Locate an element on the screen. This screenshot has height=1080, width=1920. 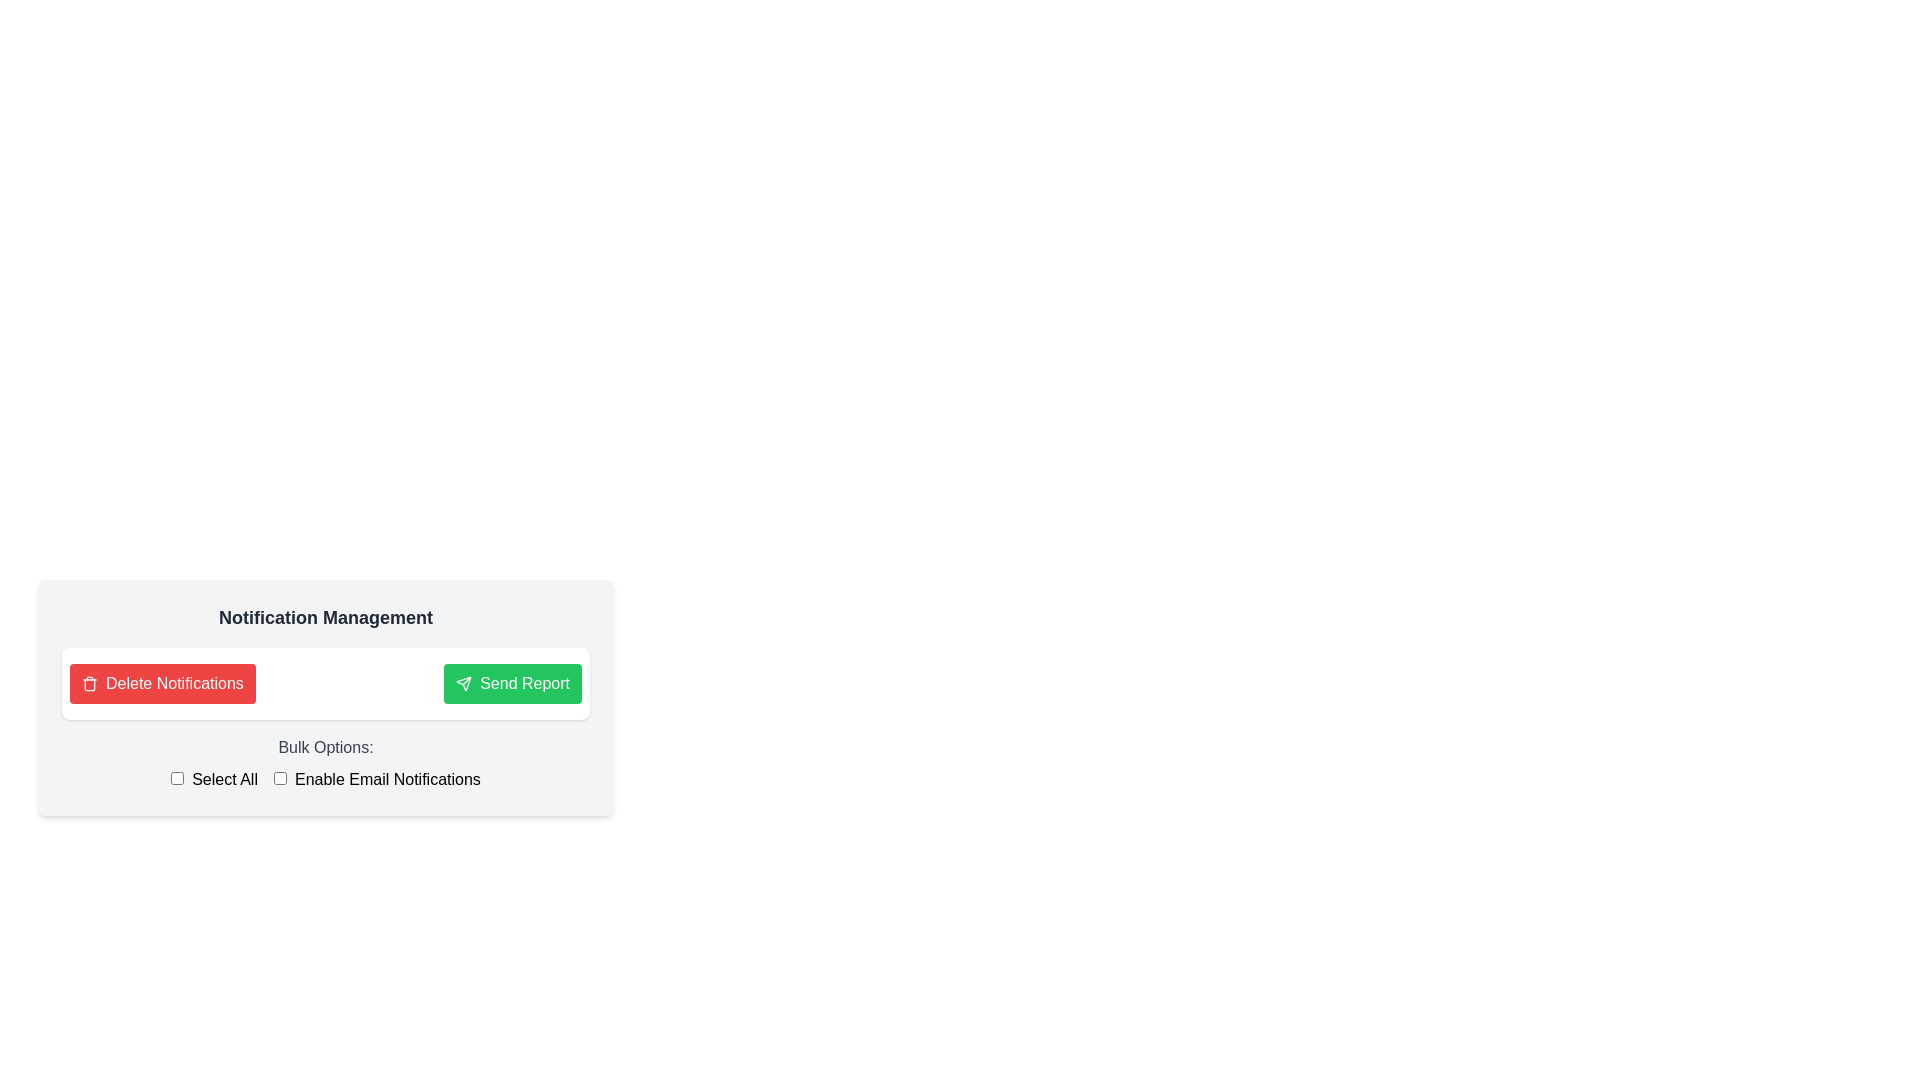
the checkbox for enabling email notifications, which is the second checkbox under the 'Bulk Options:' header, located is located at coordinates (279, 777).